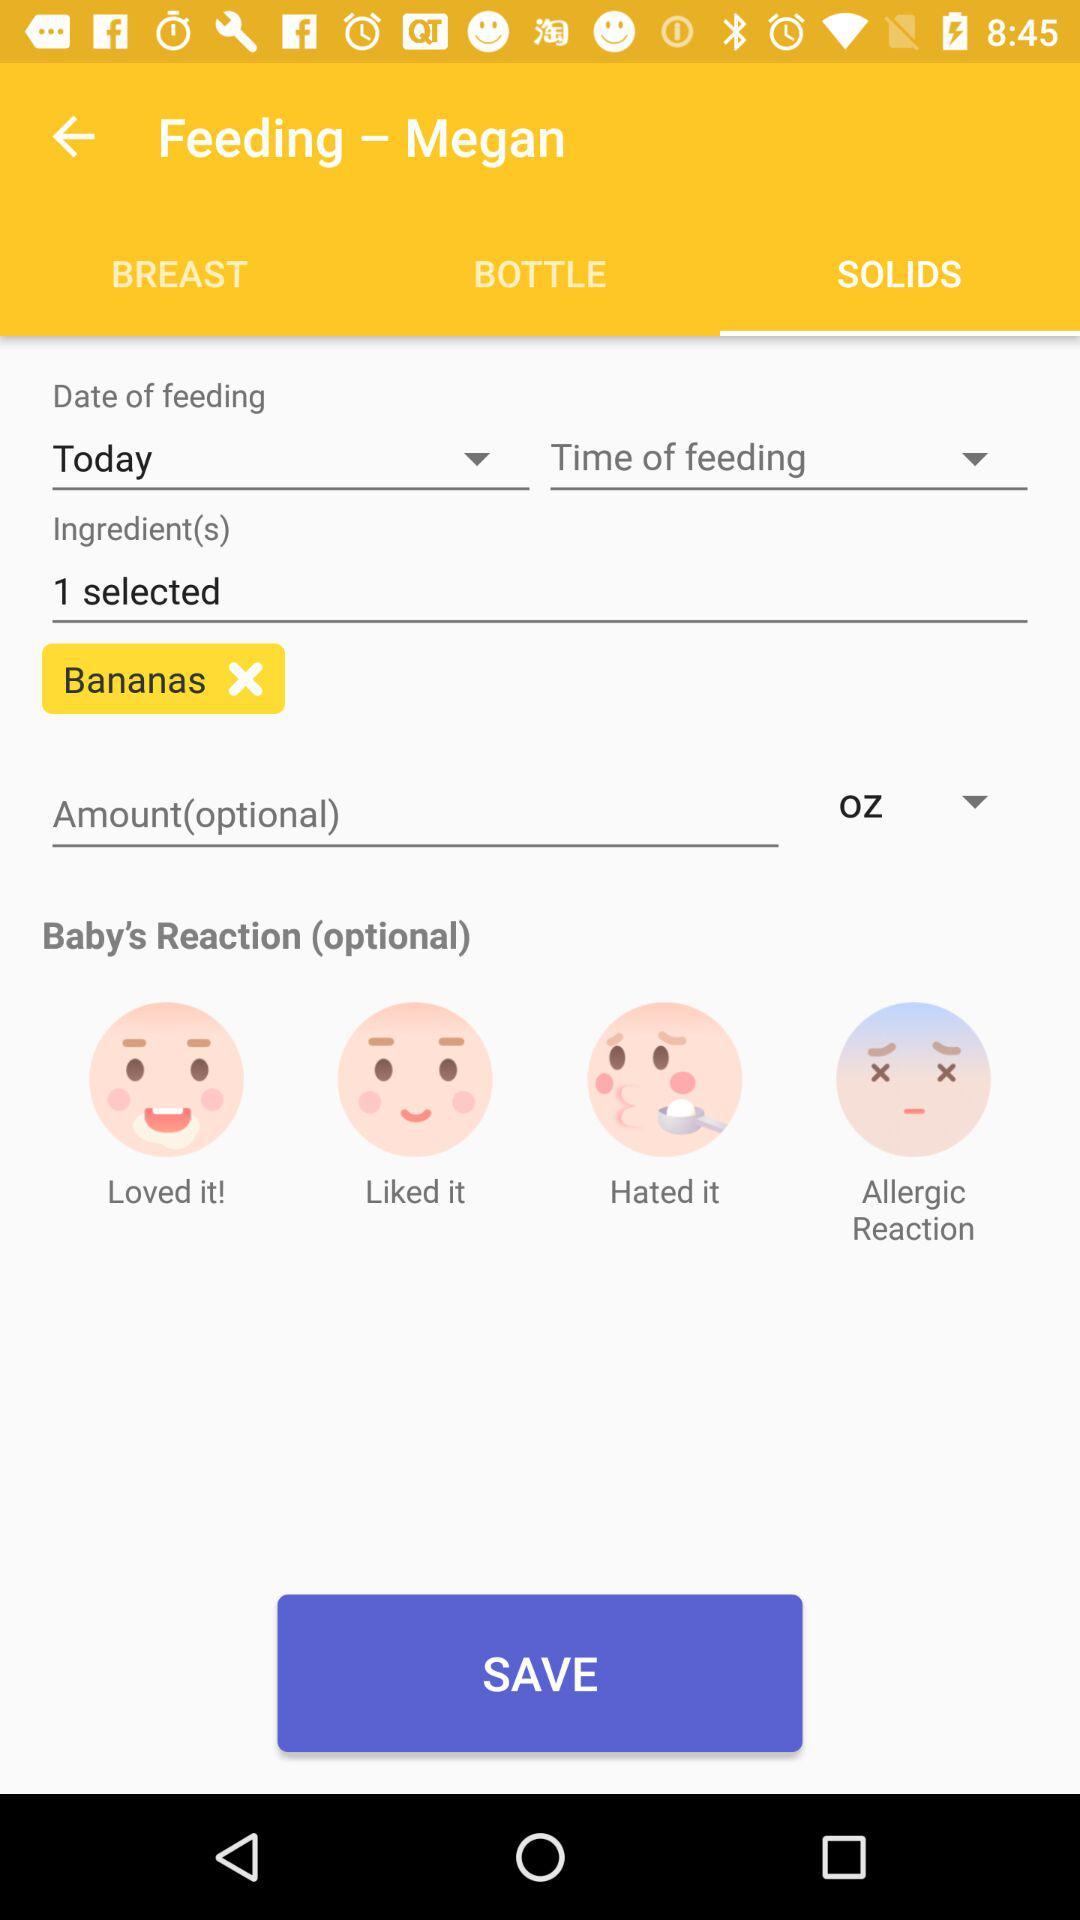 Image resolution: width=1080 pixels, height=1920 pixels. What do you see at coordinates (244, 678) in the screenshot?
I see `add` at bounding box center [244, 678].